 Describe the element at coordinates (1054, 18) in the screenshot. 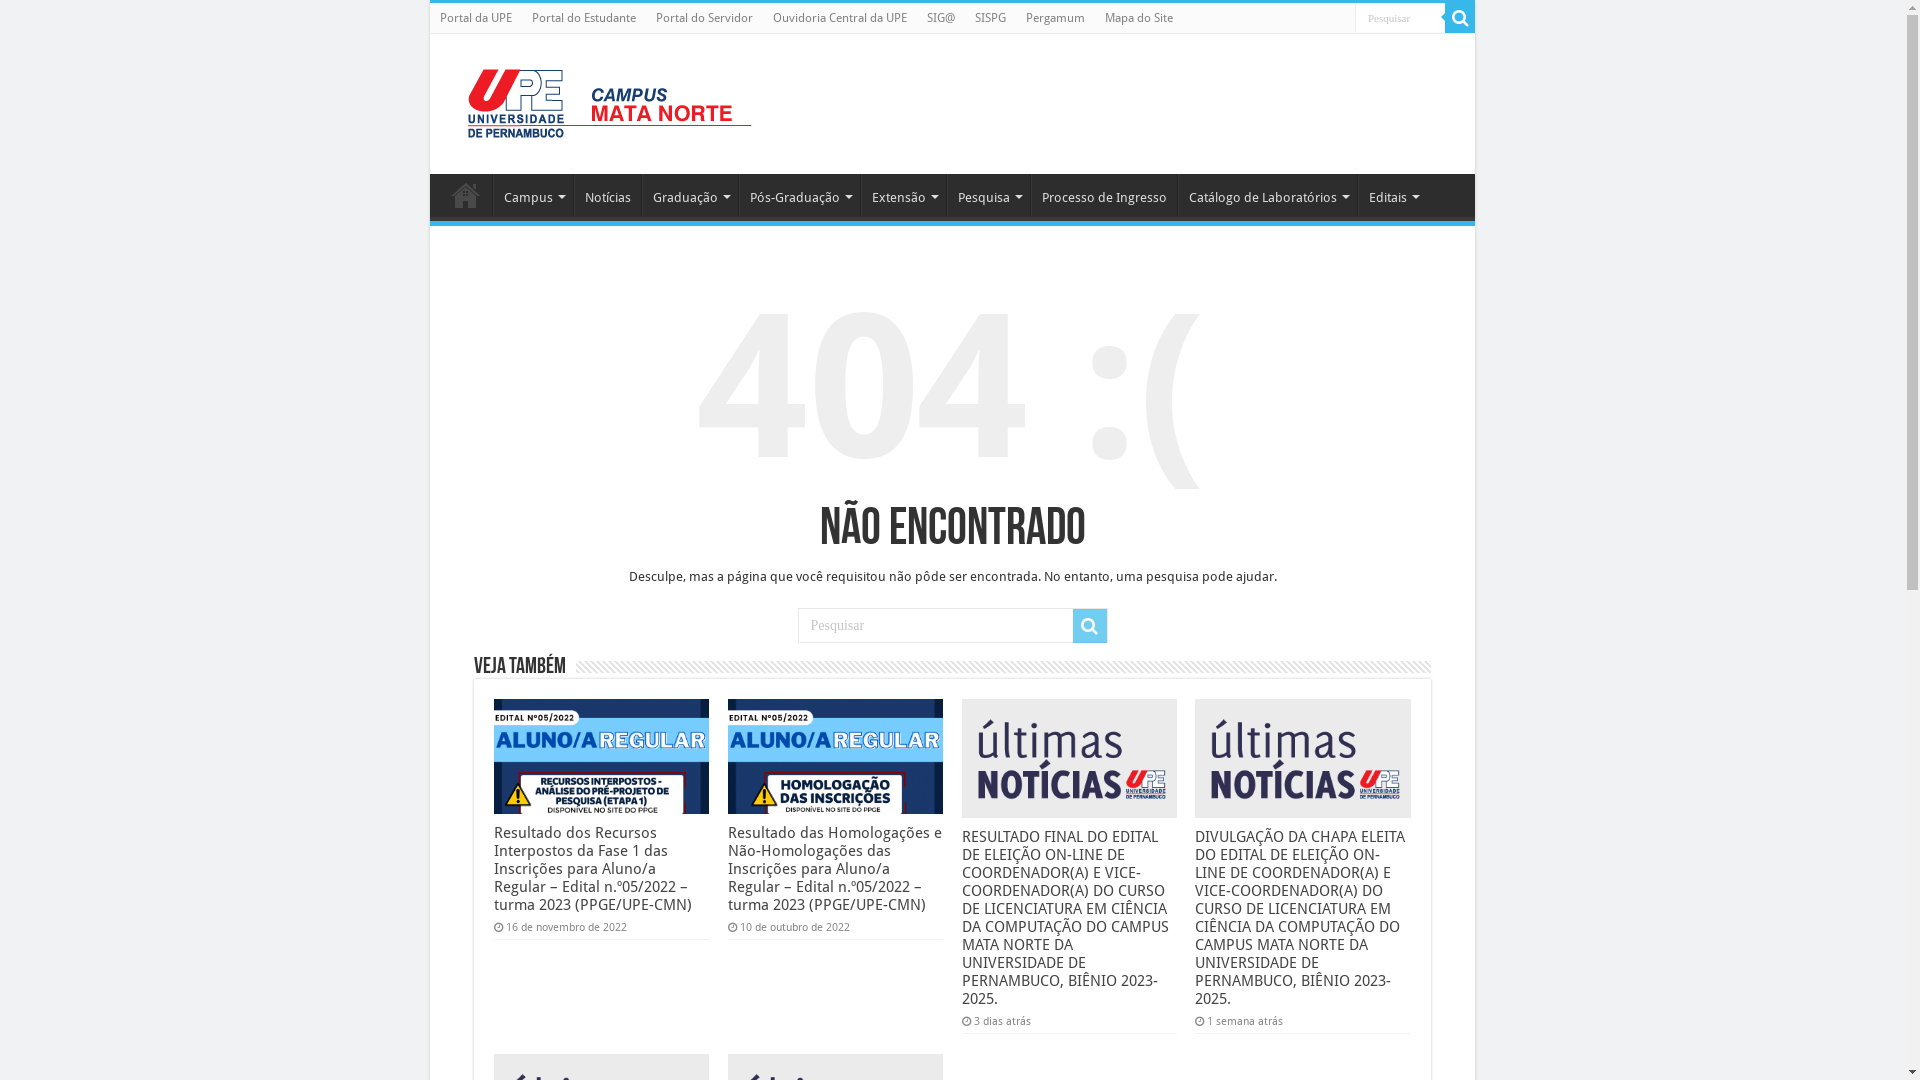

I see `'Pergamum'` at that location.